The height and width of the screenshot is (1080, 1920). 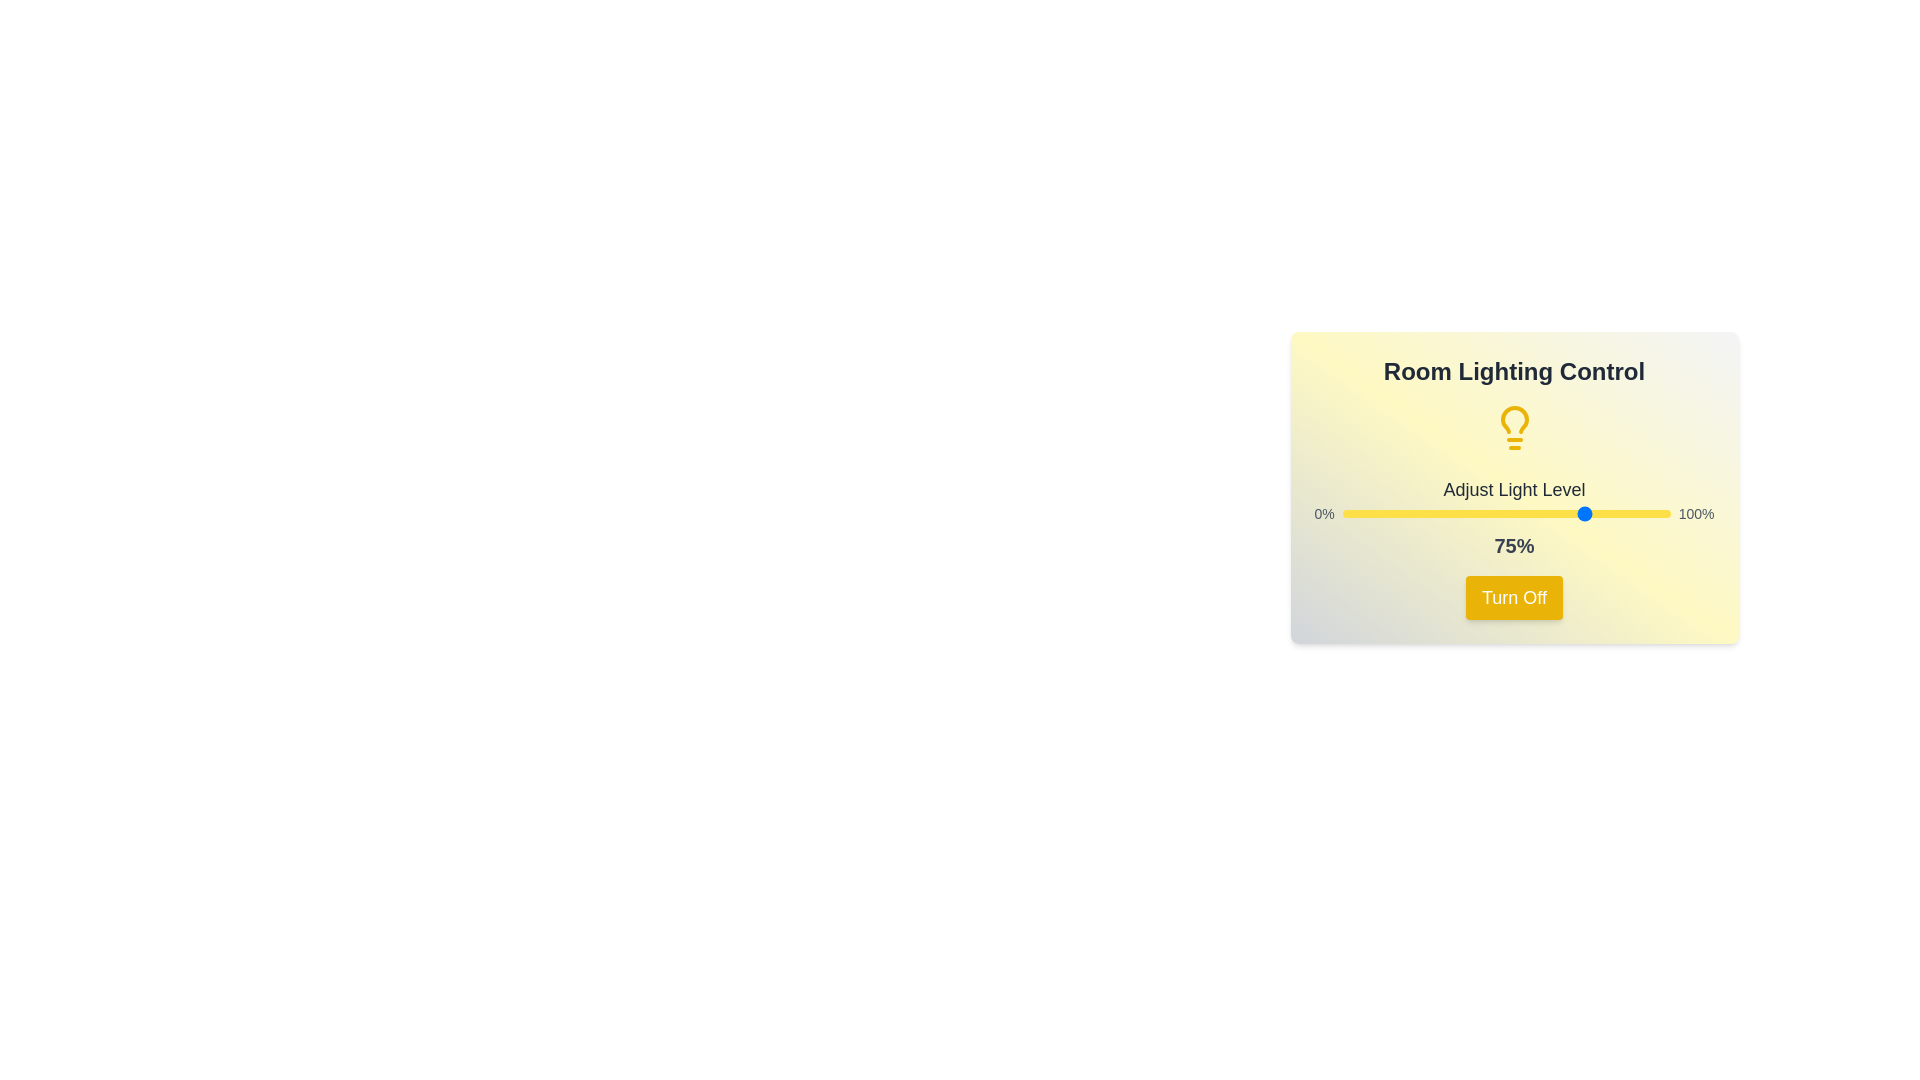 I want to click on the light level to 67% by dragging the slider, so click(x=1561, y=512).